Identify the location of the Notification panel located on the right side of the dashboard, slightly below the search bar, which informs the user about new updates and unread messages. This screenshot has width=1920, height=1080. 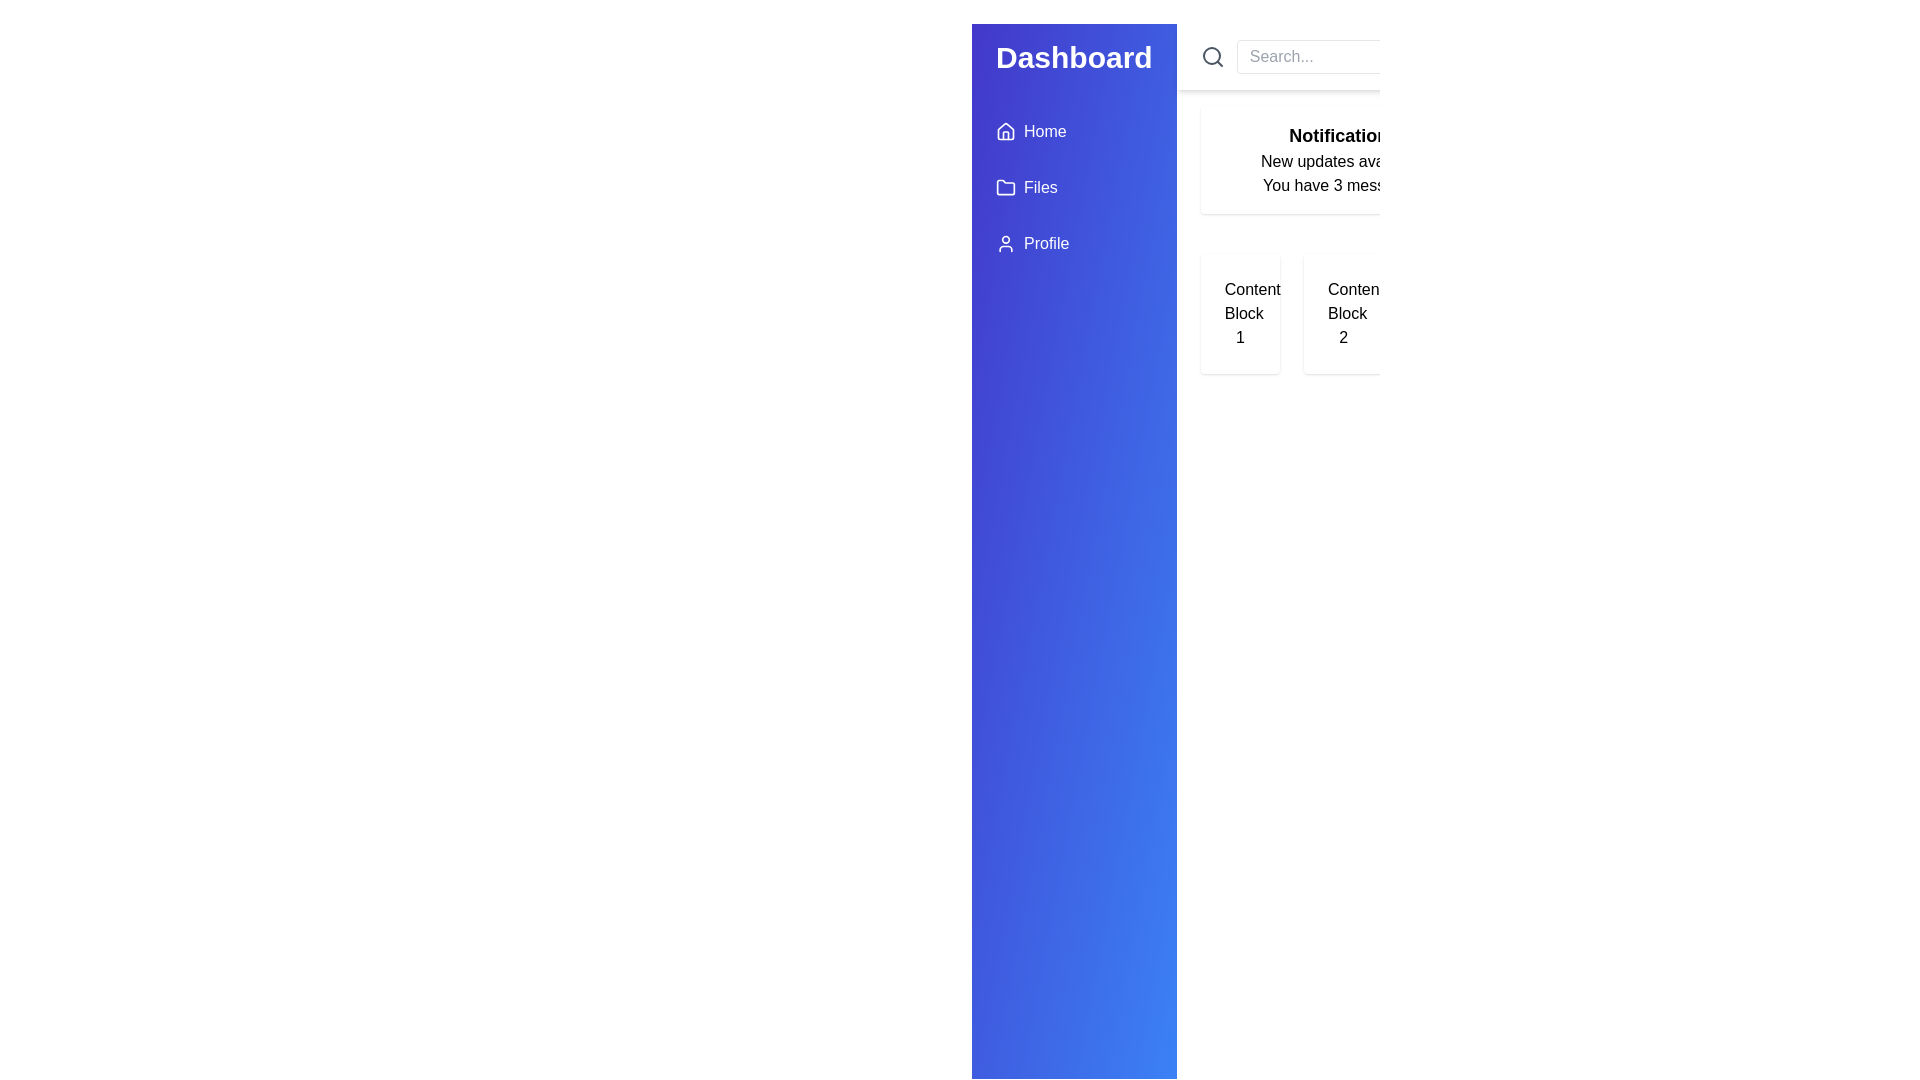
(1343, 158).